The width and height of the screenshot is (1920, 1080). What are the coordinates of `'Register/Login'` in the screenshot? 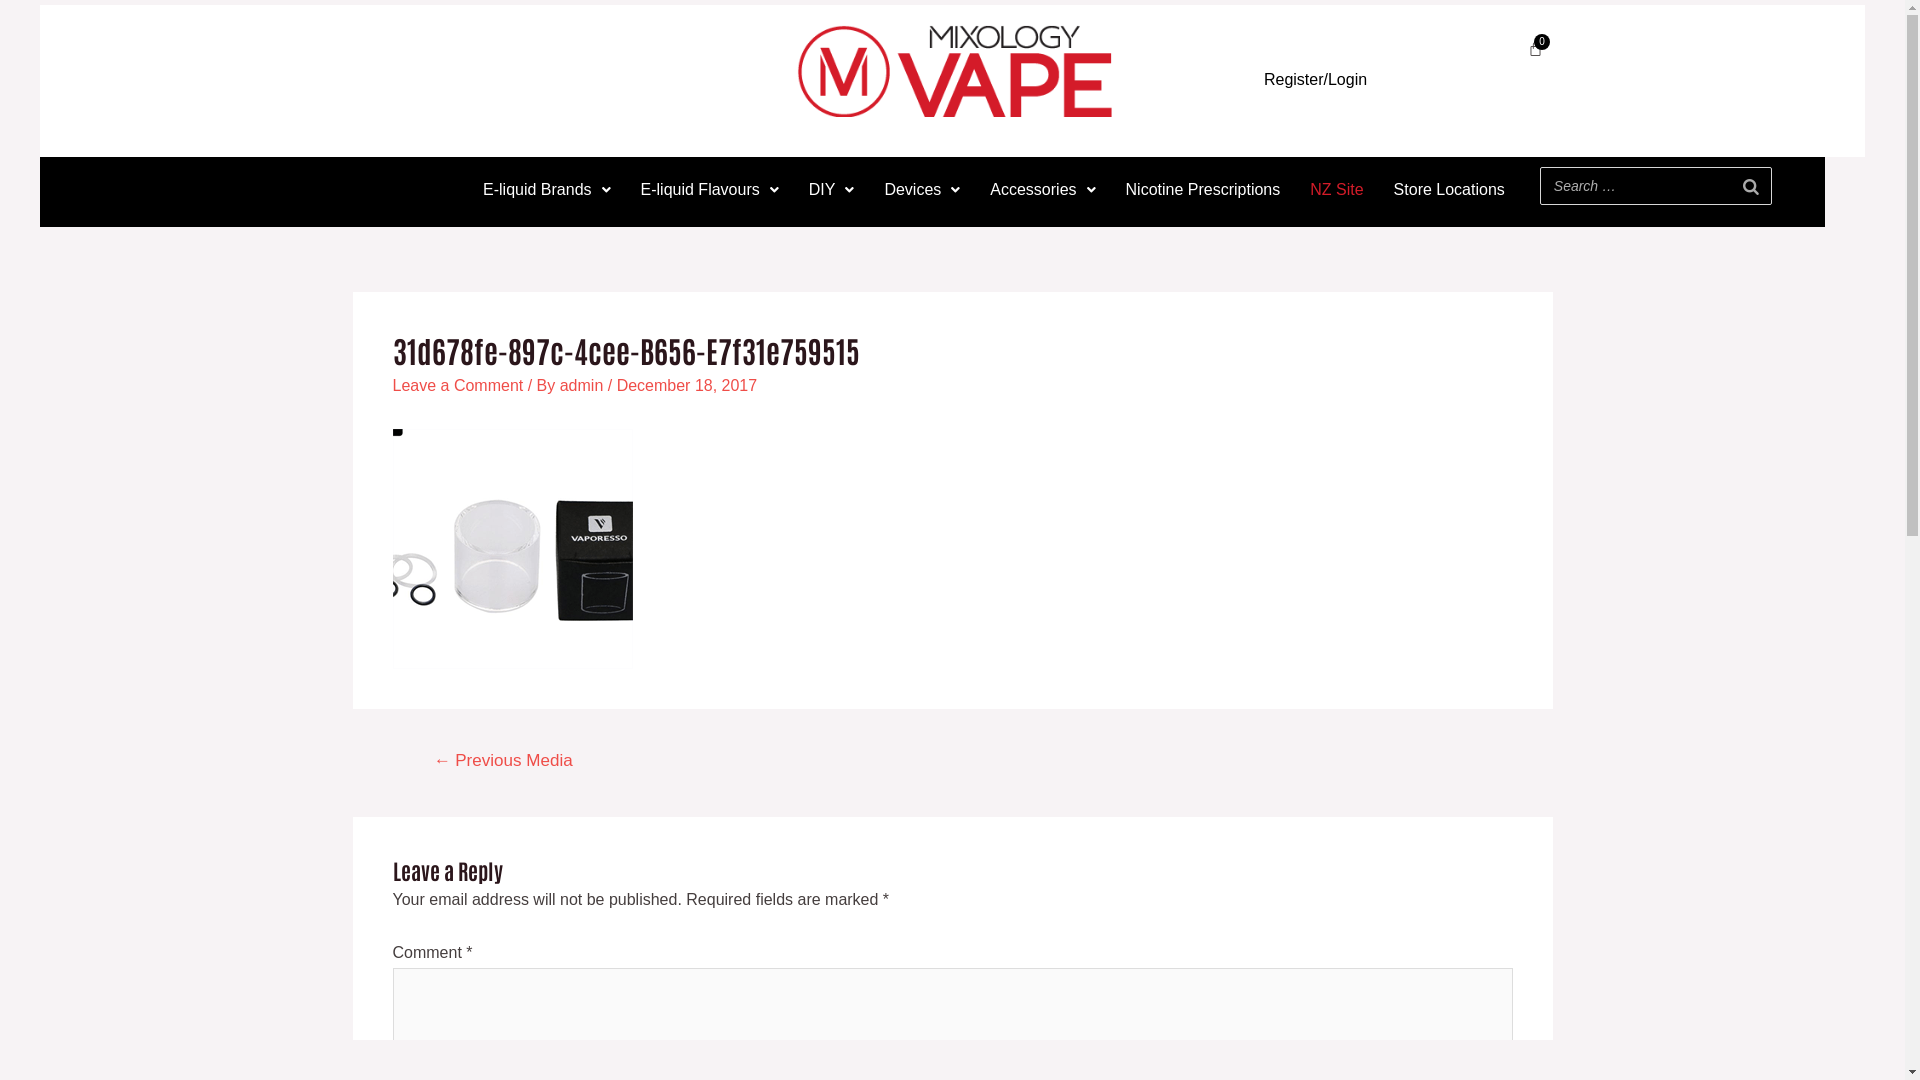 It's located at (1315, 78).